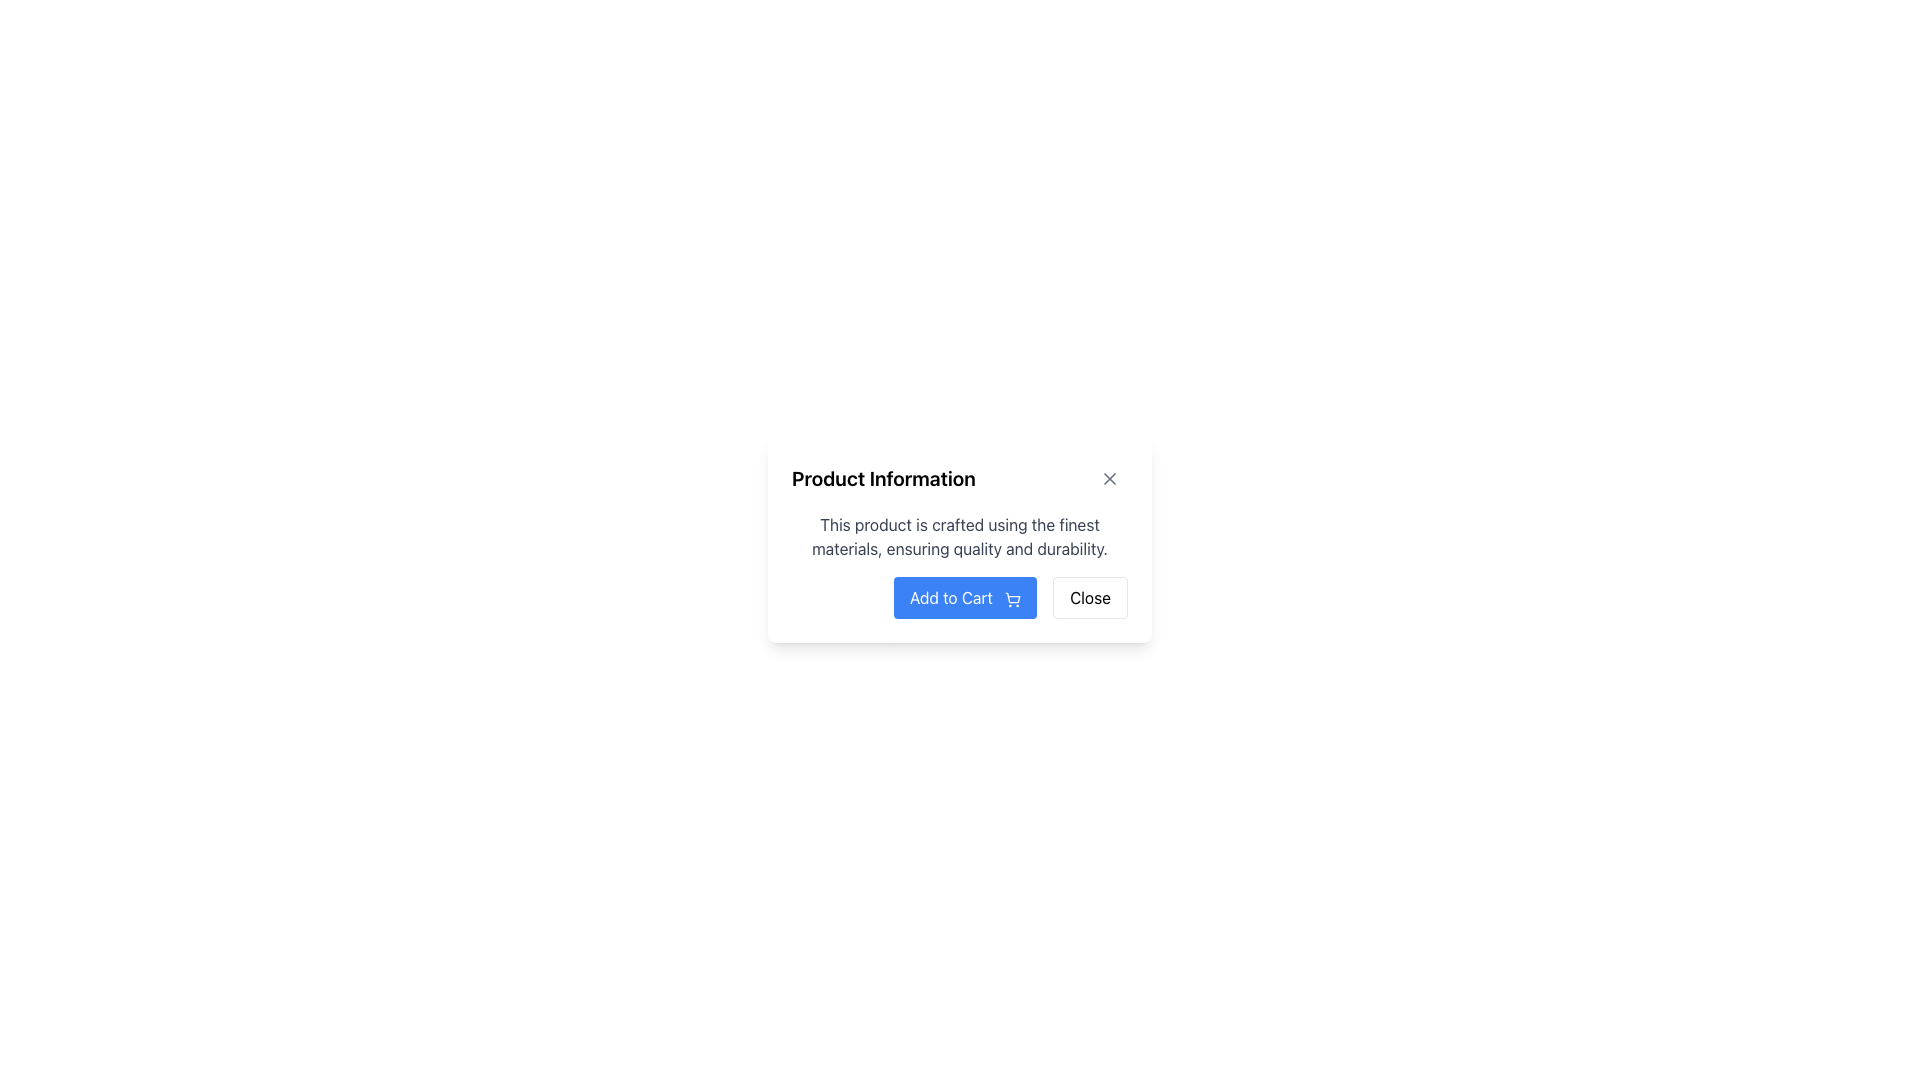  I want to click on the icon that visually represents the action of adding an item to a shopping cart, positioned to the right end of the 'Add to Cart' button in the modal dialog, so click(1013, 598).